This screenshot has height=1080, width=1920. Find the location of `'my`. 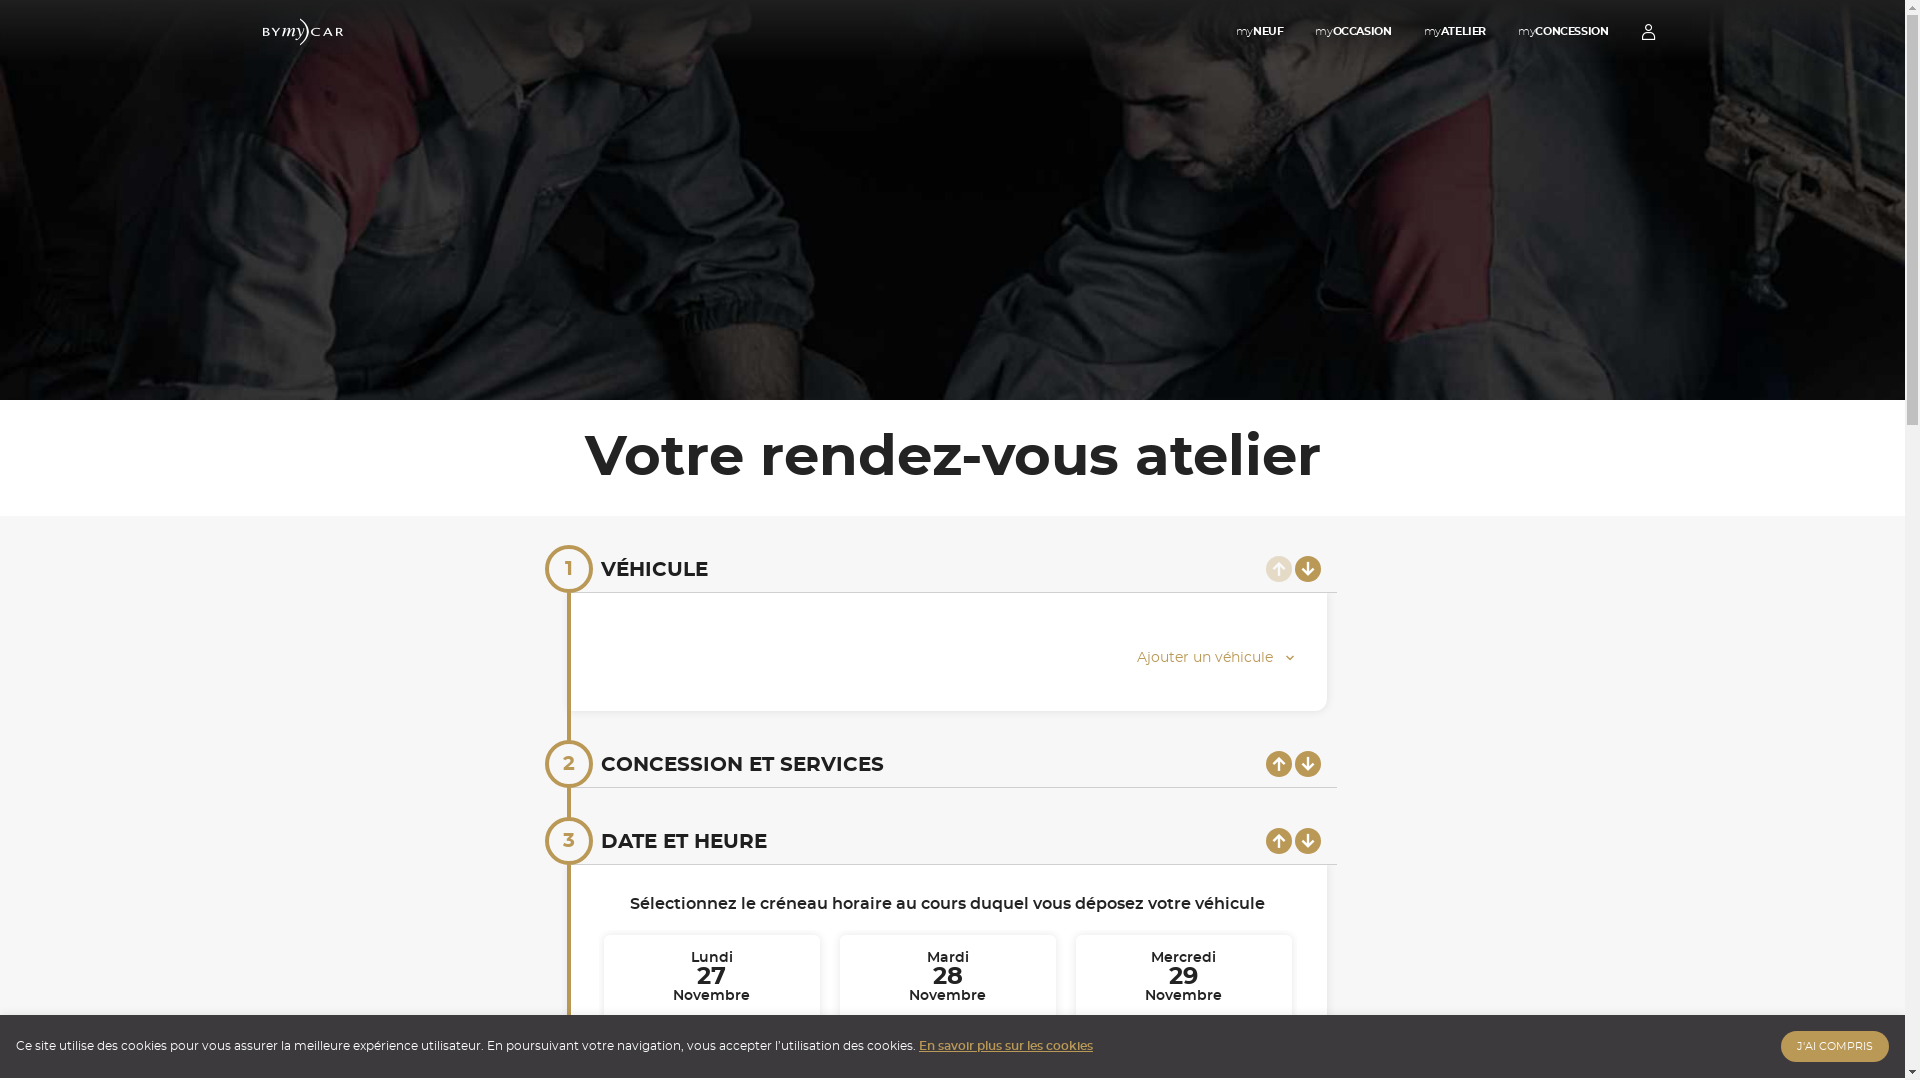

'my is located at coordinates (1258, 31).